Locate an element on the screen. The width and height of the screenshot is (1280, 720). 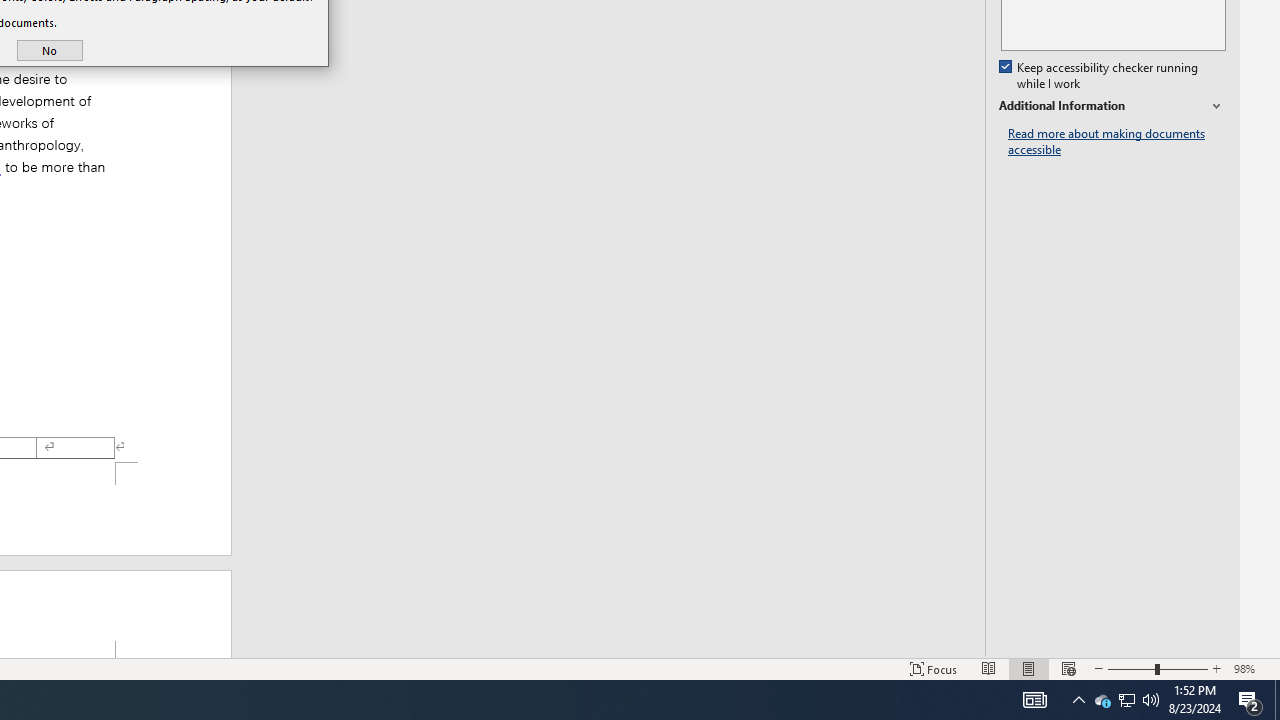
'User Promoted Notification Area' is located at coordinates (1101, 698).